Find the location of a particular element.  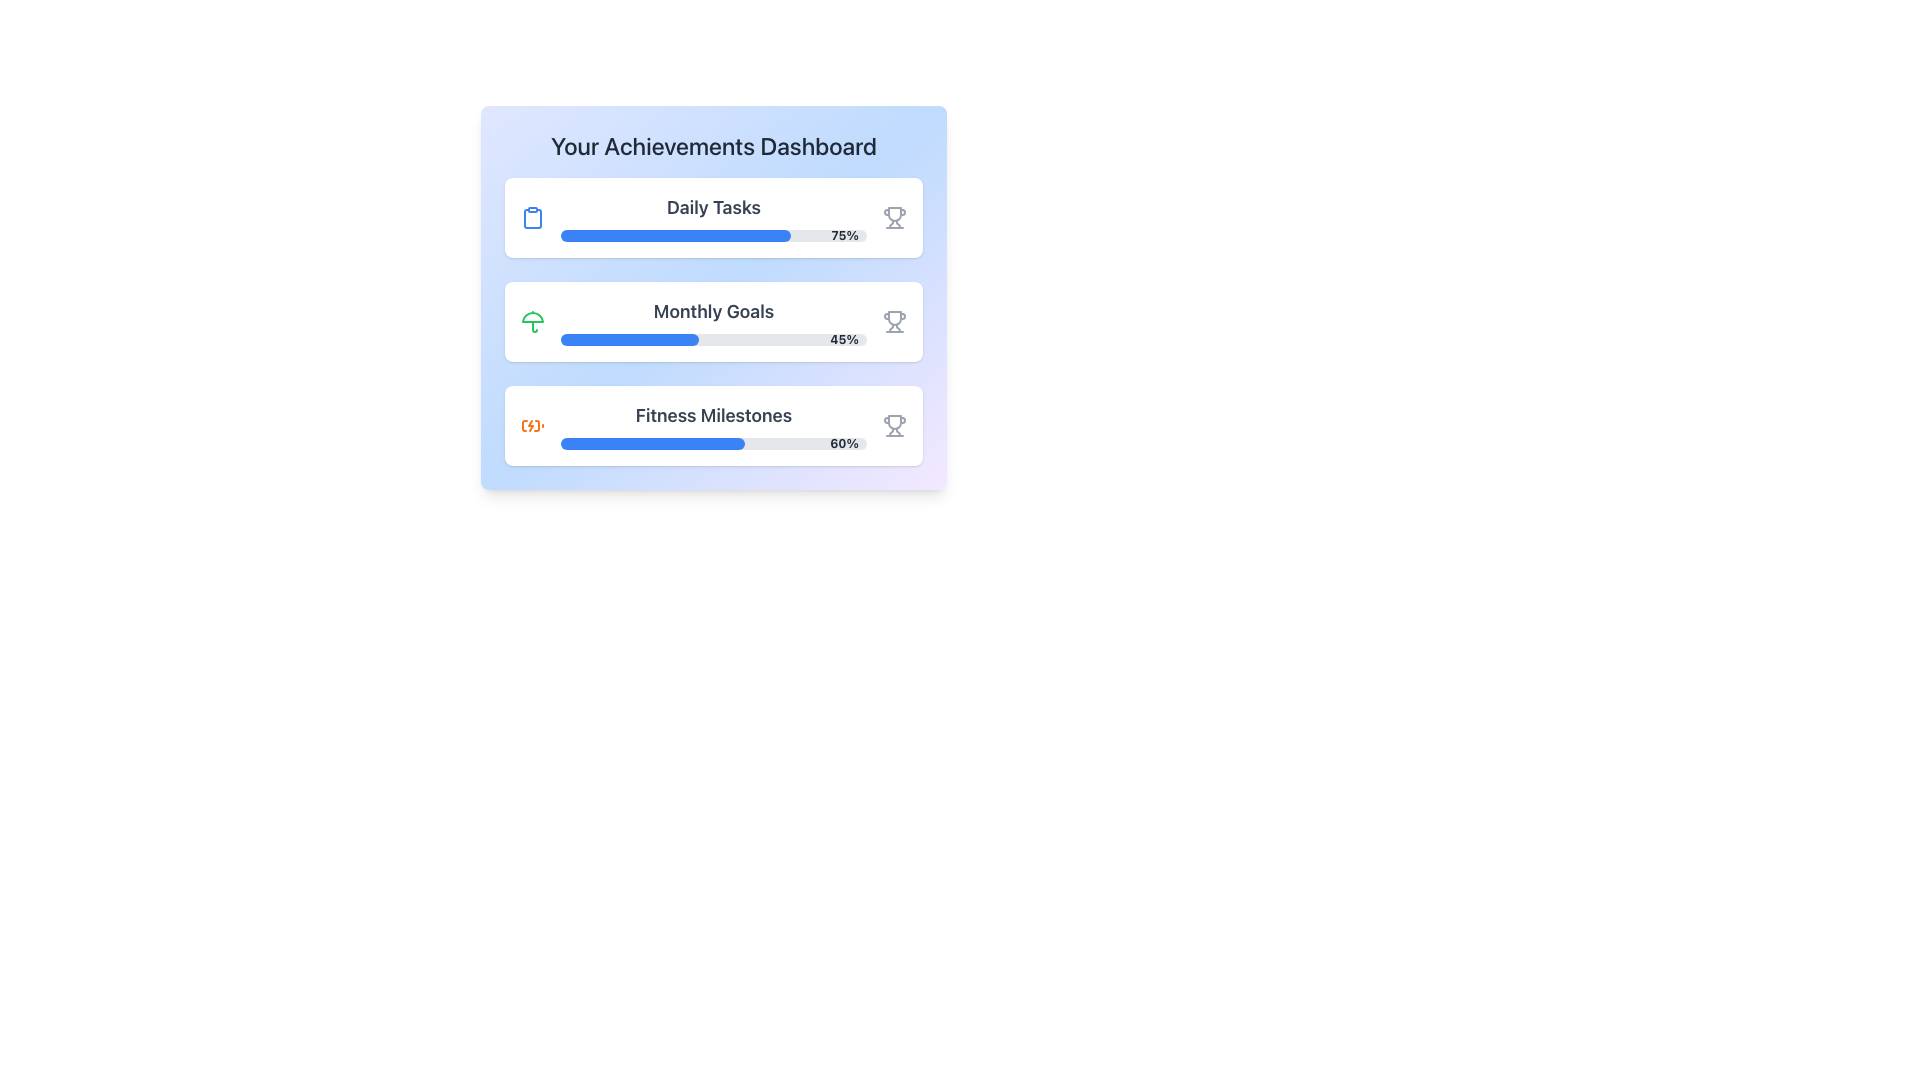

the clipboard icon, which is styled as a blue clipboard with a rounded rectangle at the top, located before the 'Daily Tasks' label is located at coordinates (532, 218).